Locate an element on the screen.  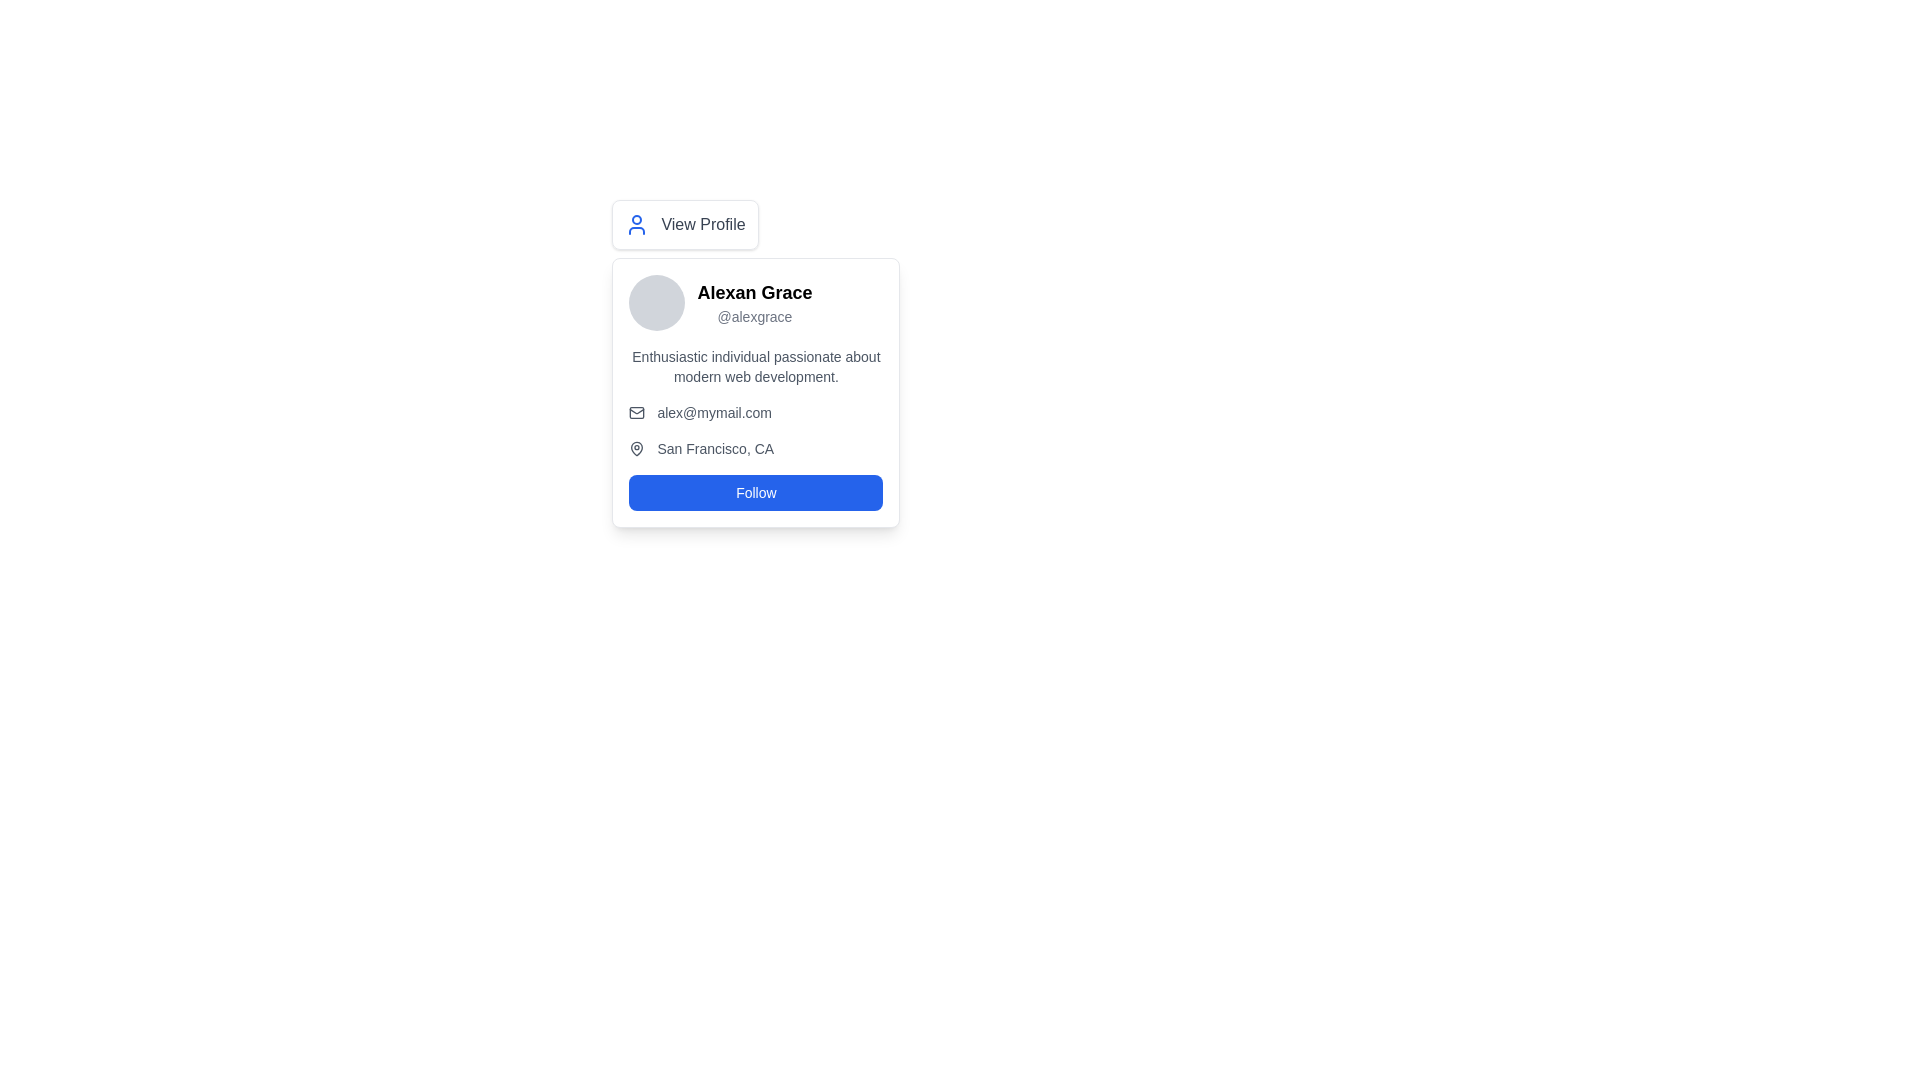
the '@alexgrace' username text element located beneath the larger name 'Alexan Grace' in the profile card is located at coordinates (753, 315).